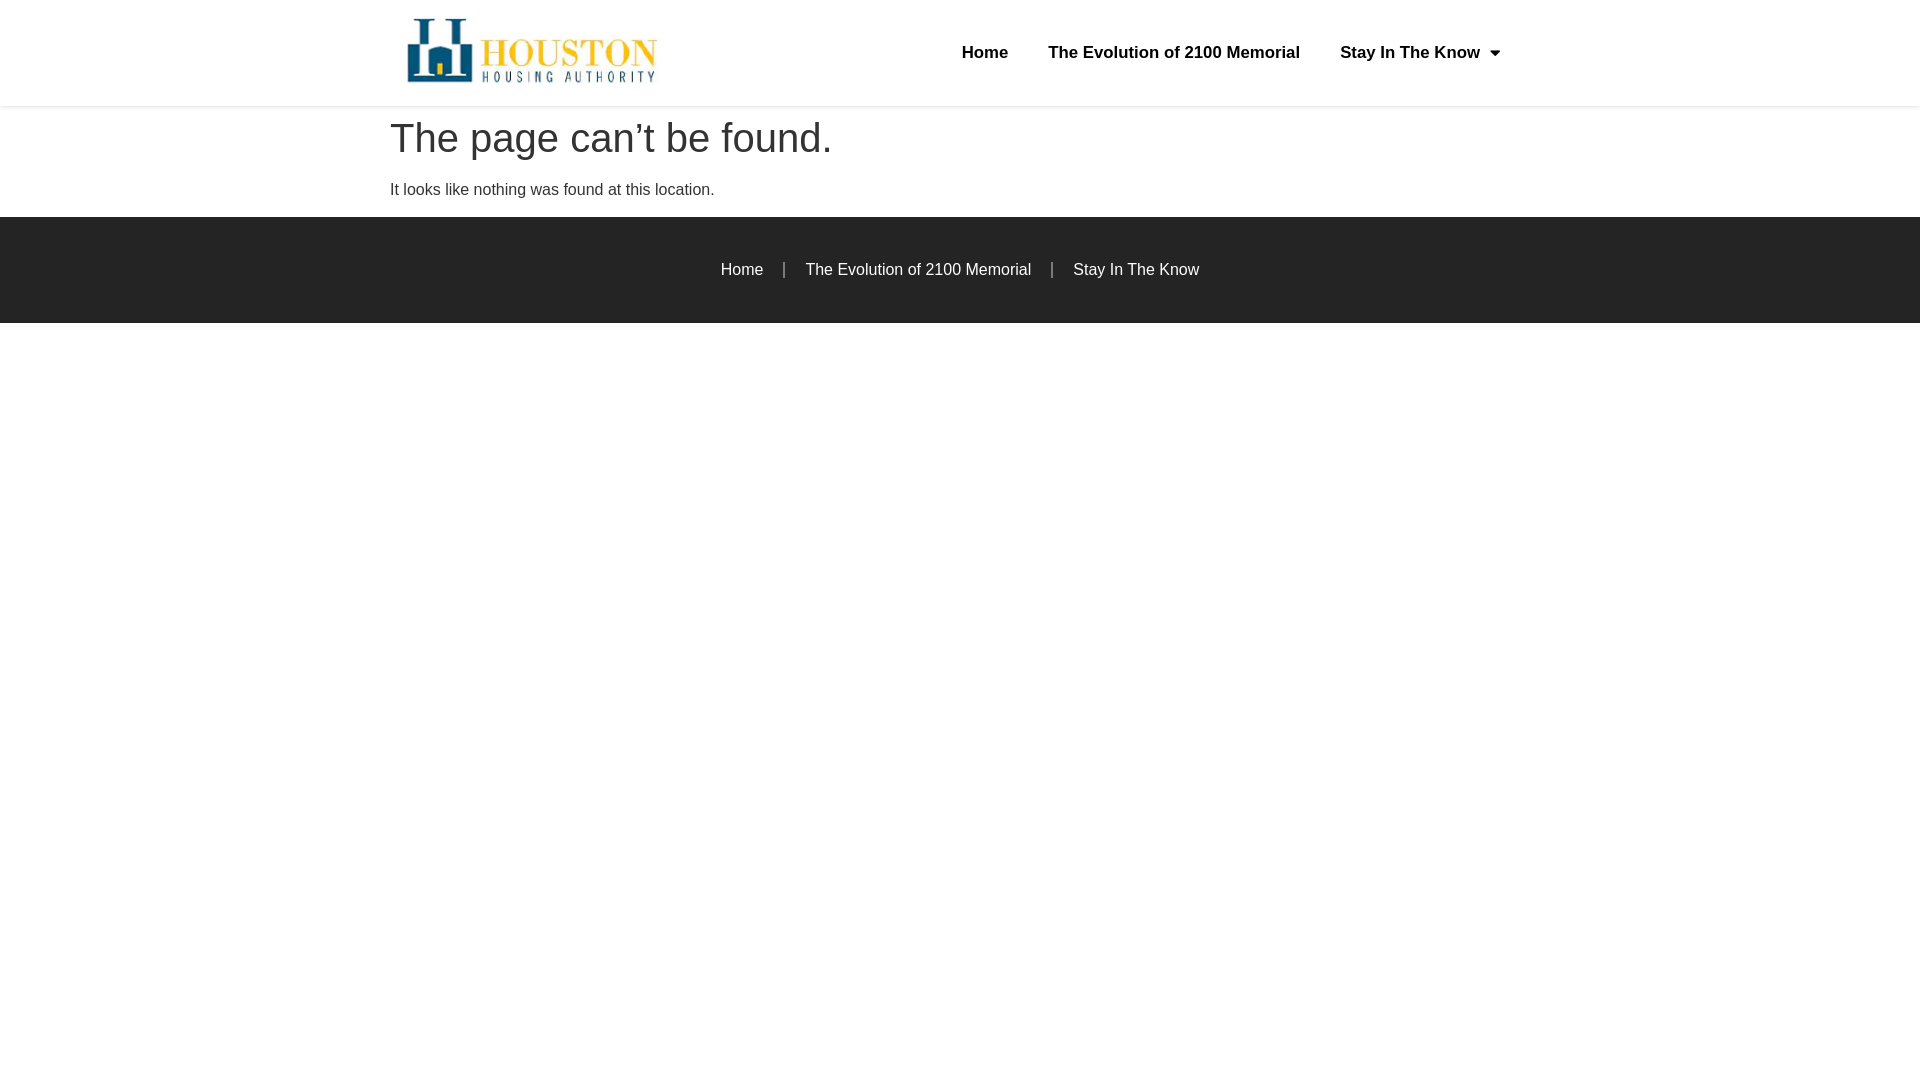  What do you see at coordinates (916, 270) in the screenshot?
I see `'The Evolution of 2100 Memorial'` at bounding box center [916, 270].